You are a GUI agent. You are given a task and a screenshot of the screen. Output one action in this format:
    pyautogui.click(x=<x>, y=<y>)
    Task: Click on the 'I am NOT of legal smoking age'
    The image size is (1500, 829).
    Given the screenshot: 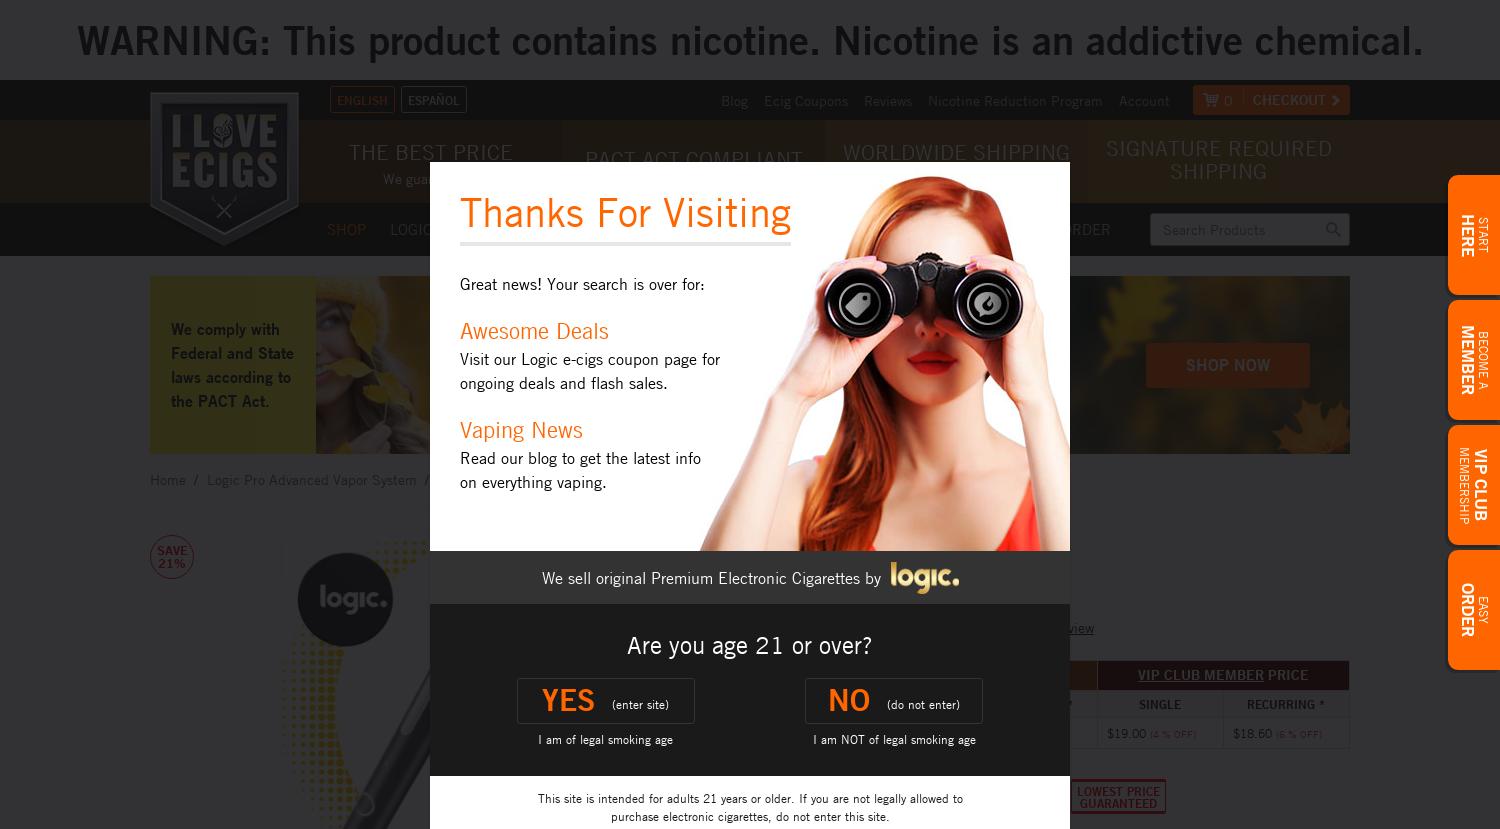 What is the action you would take?
    pyautogui.click(x=893, y=736)
    